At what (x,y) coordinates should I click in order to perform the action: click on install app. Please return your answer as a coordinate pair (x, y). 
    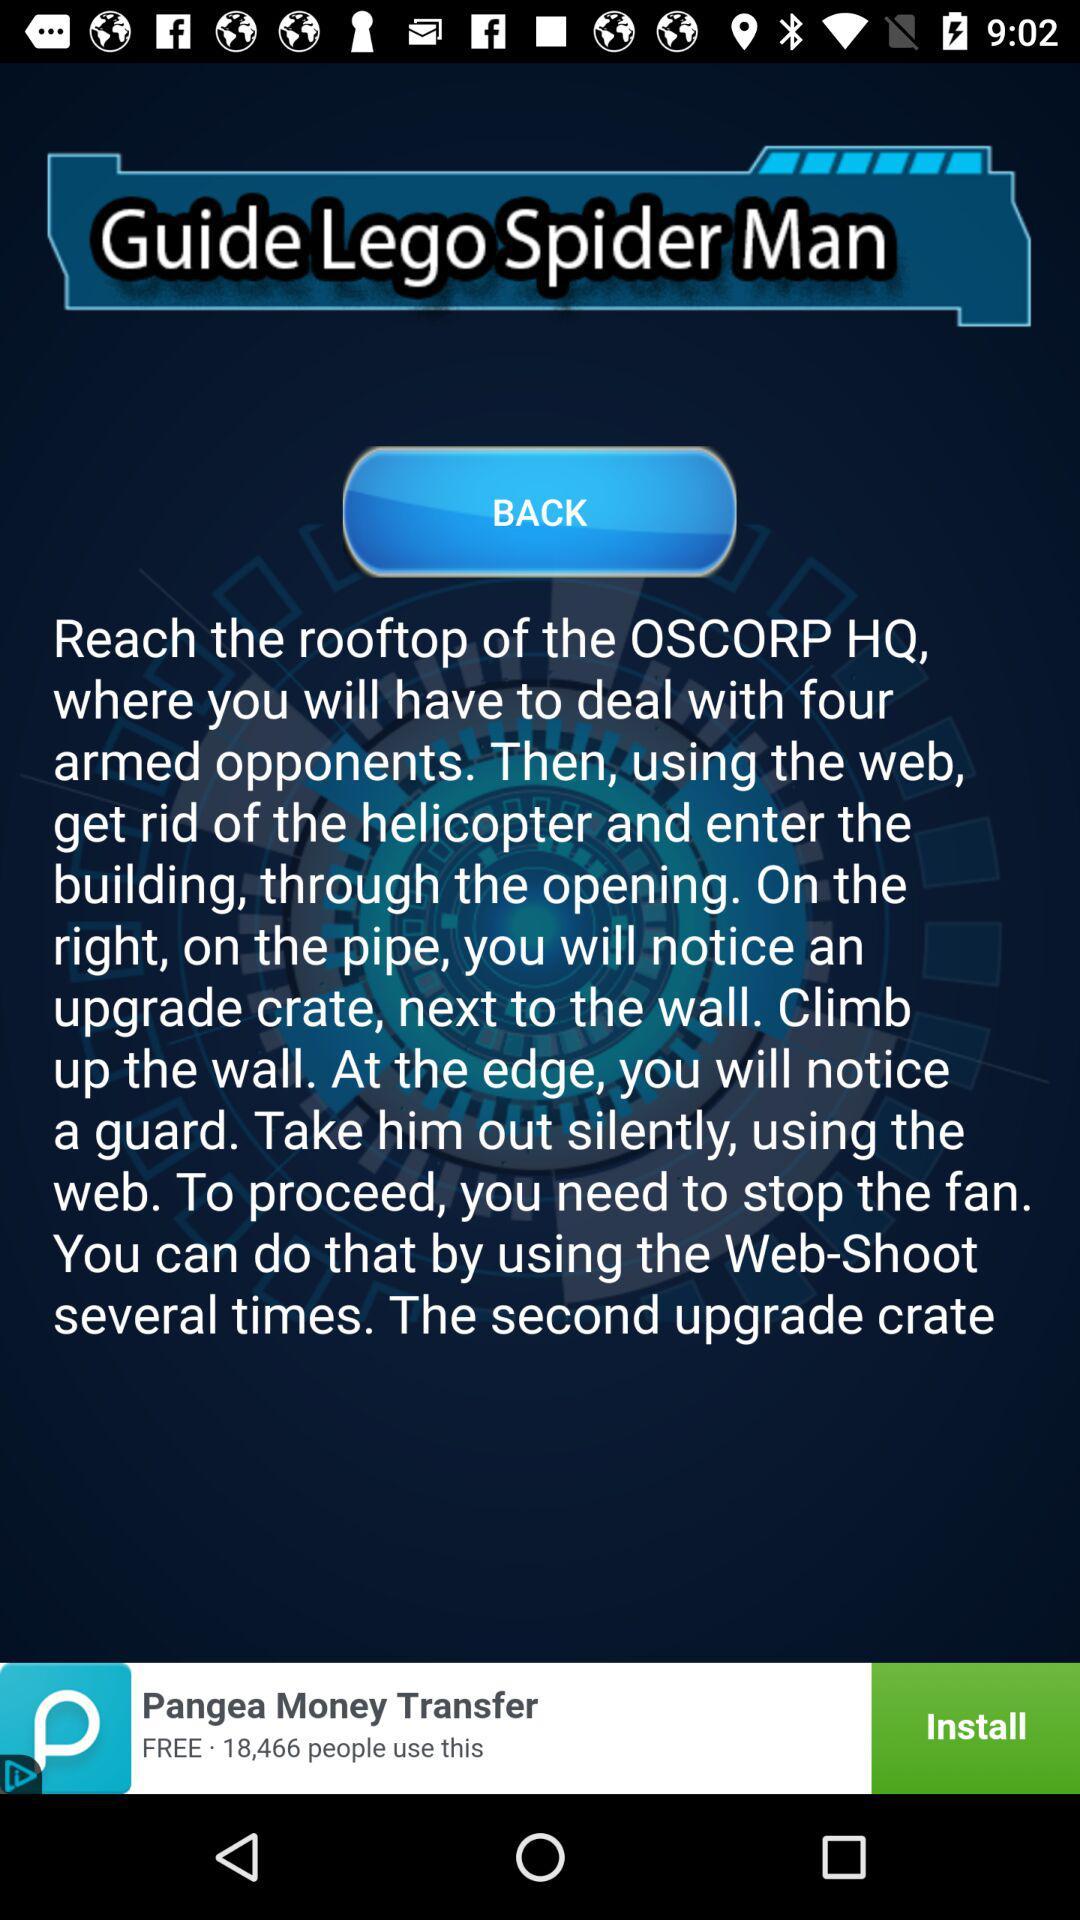
    Looking at the image, I should click on (540, 1727).